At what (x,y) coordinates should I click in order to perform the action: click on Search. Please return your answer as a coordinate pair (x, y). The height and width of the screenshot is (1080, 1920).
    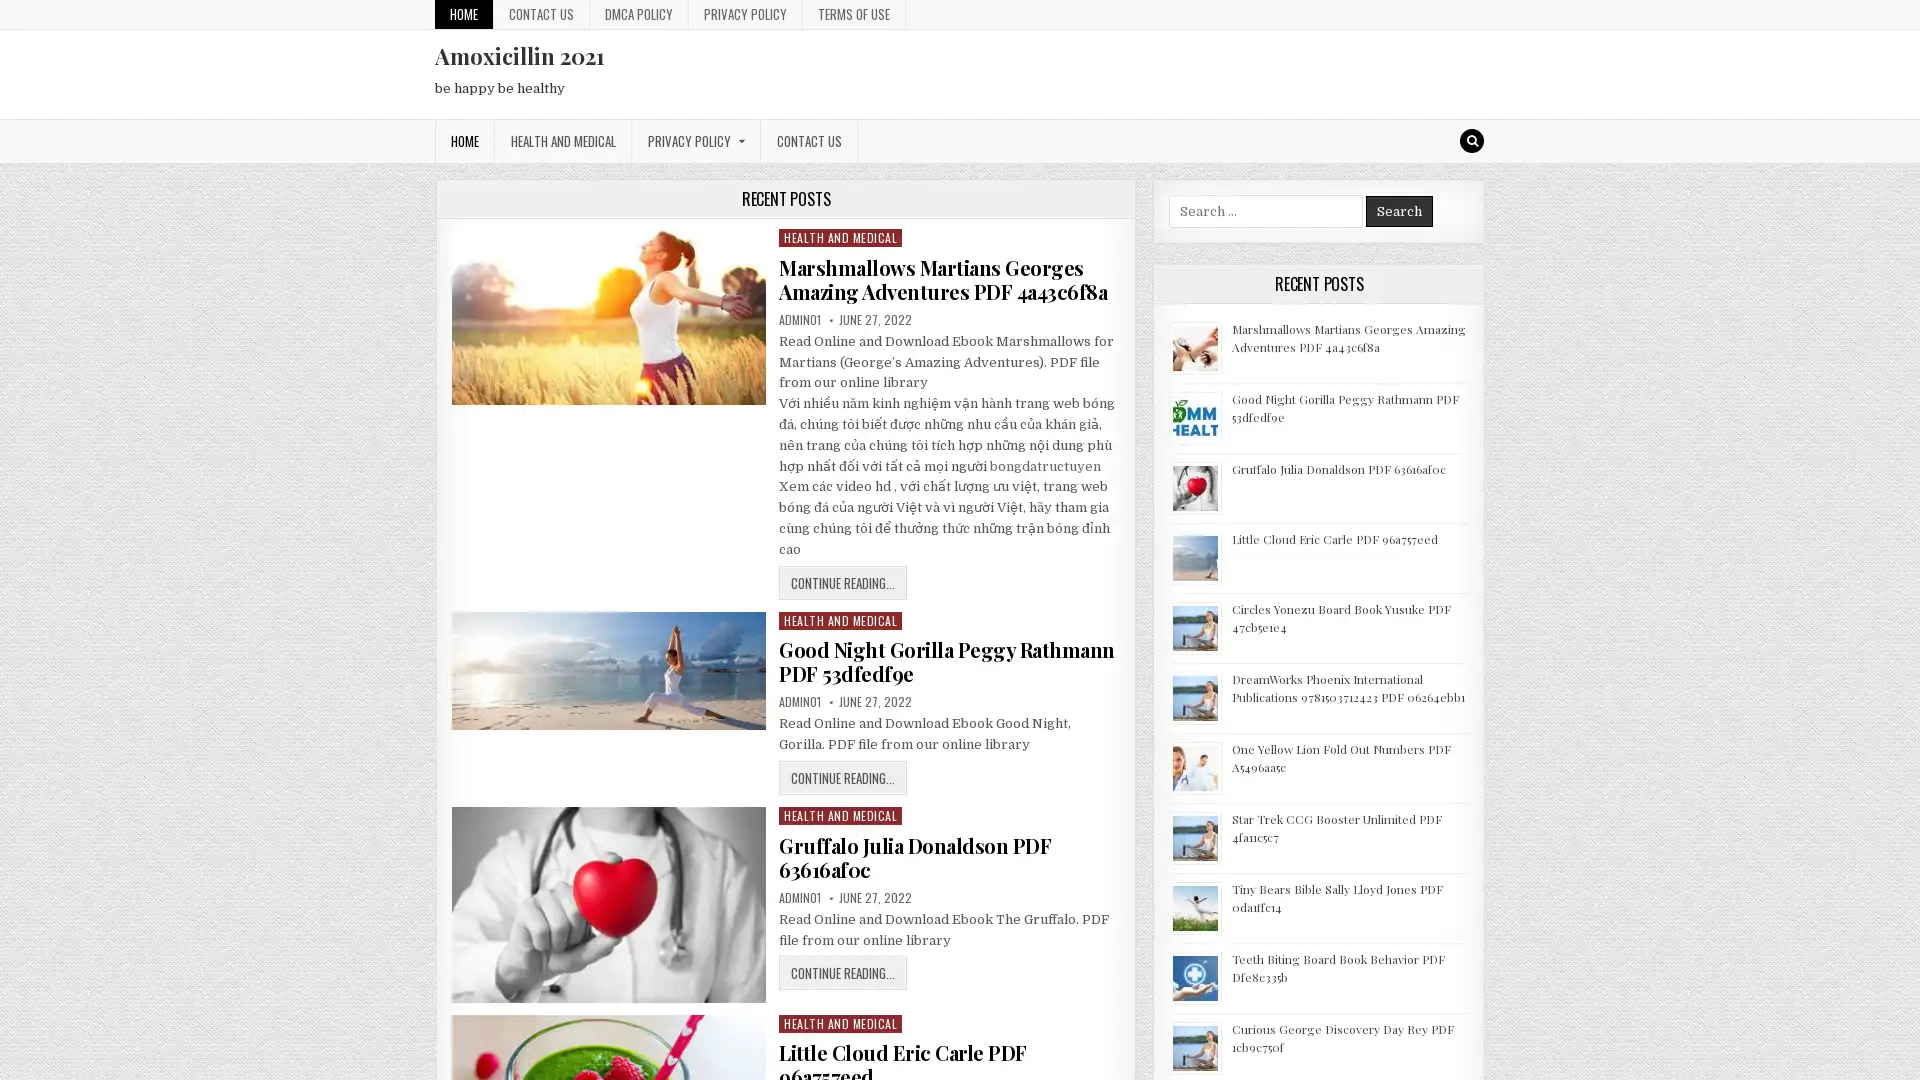
    Looking at the image, I should click on (1398, 211).